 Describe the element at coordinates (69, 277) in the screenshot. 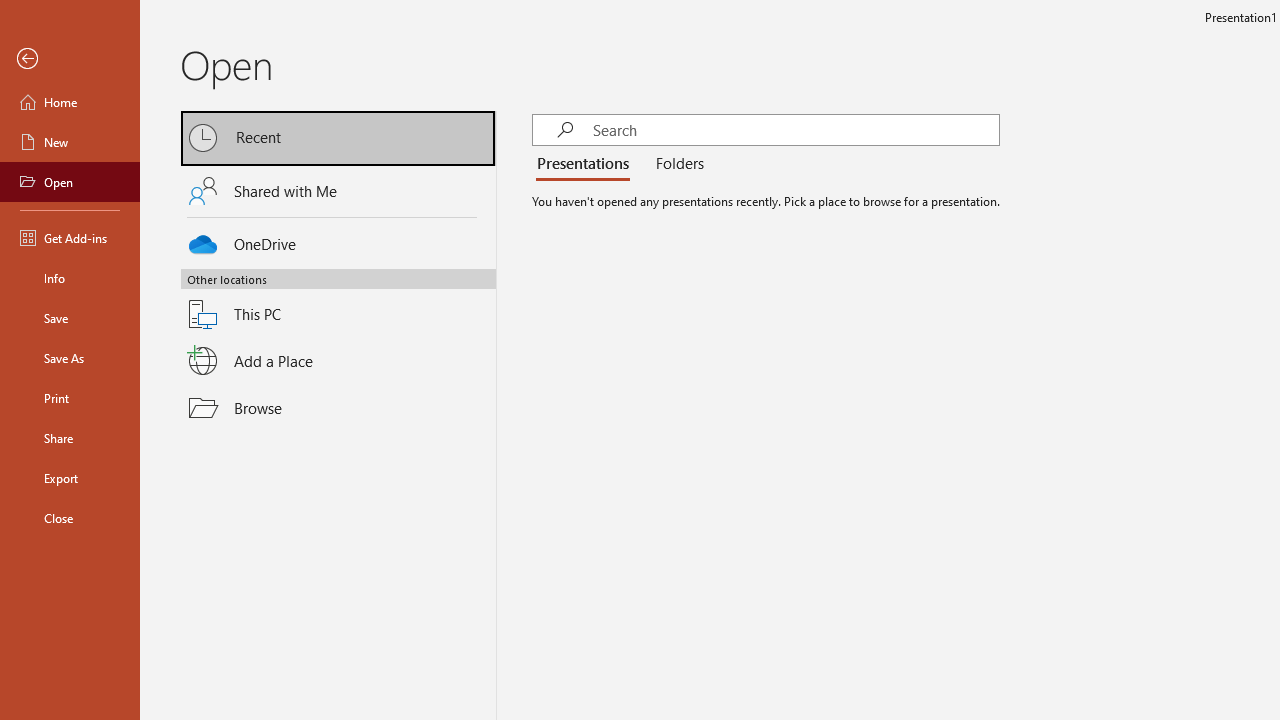

I see `'Info'` at that location.